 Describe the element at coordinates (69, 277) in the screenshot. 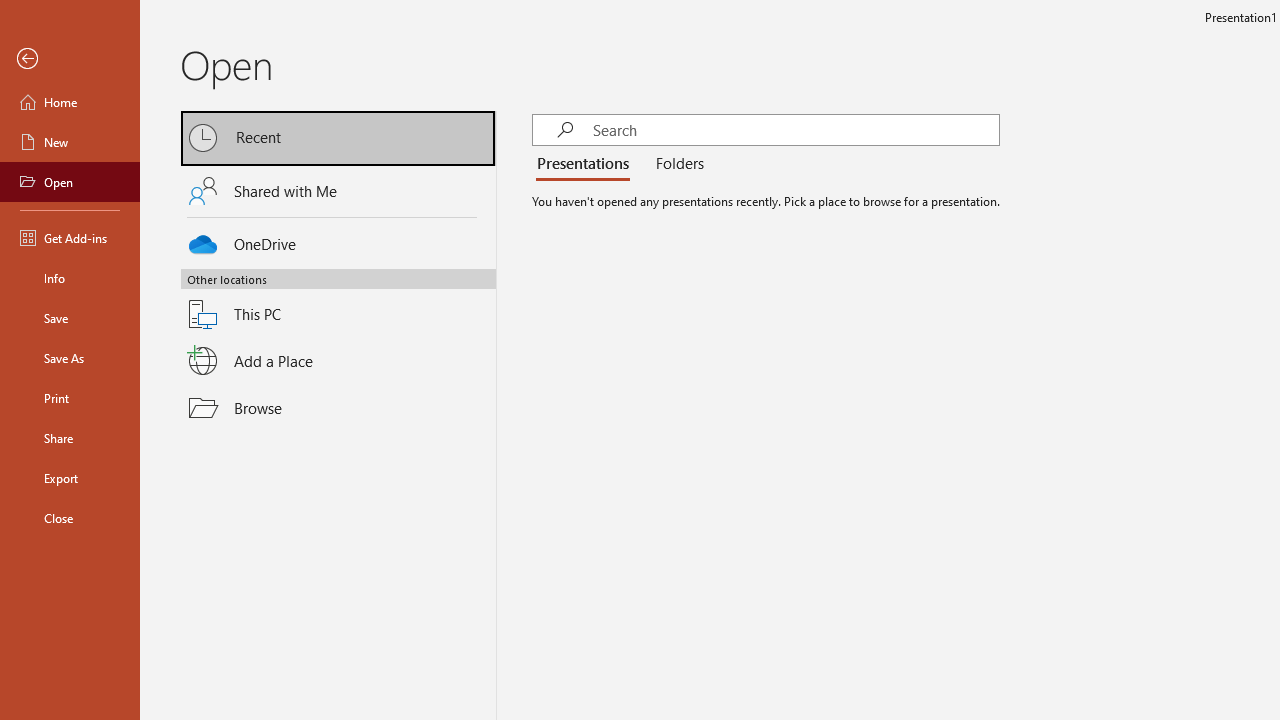

I see `'Info'` at that location.